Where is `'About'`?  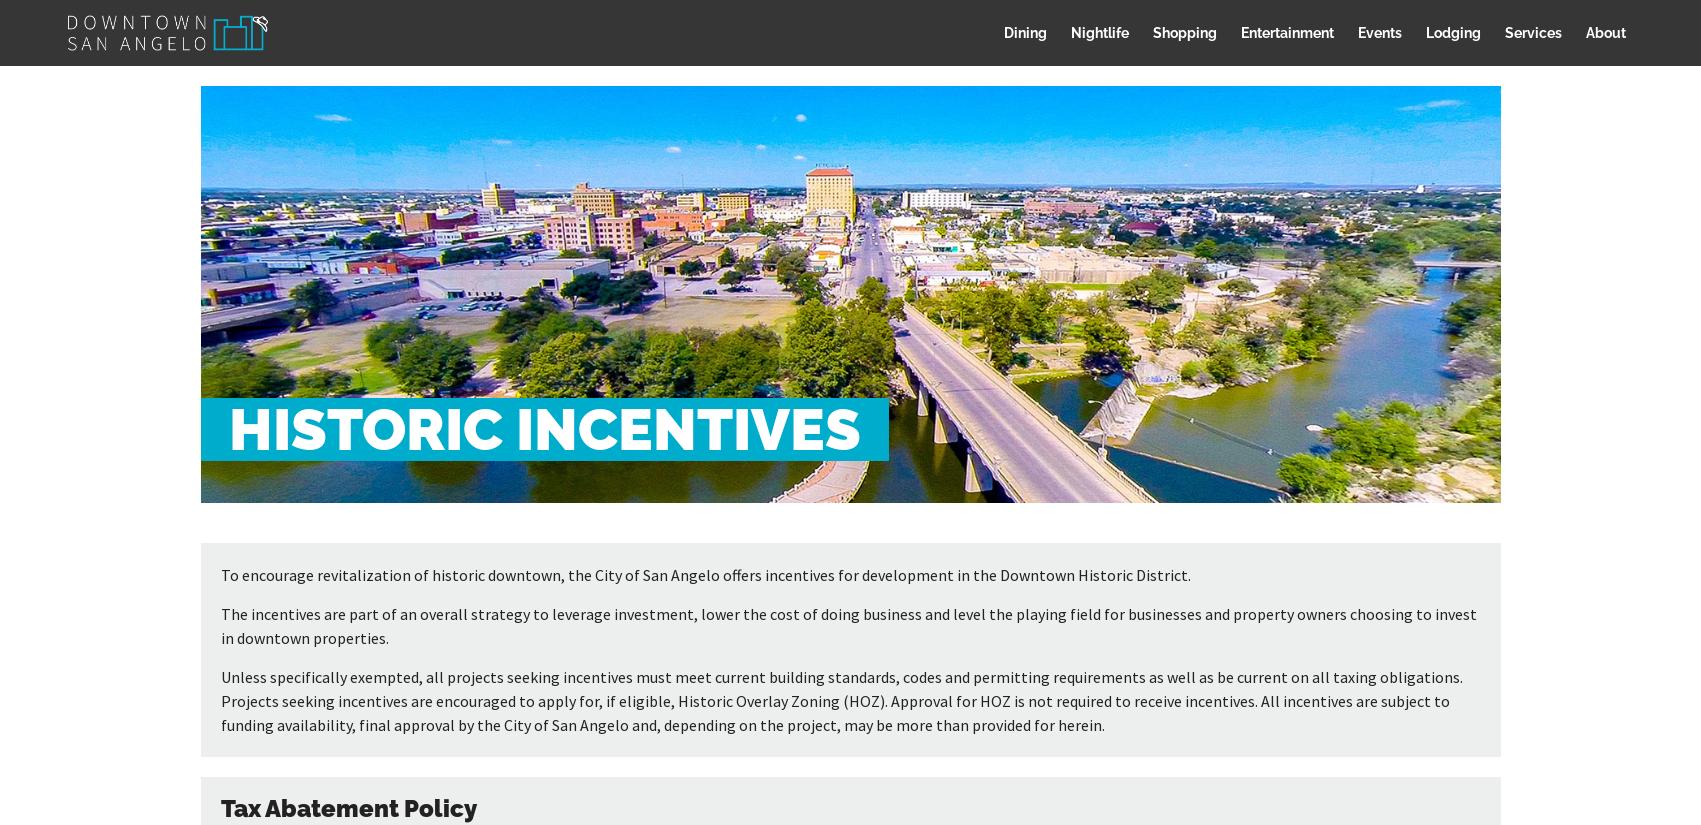 'About' is located at coordinates (1604, 31).